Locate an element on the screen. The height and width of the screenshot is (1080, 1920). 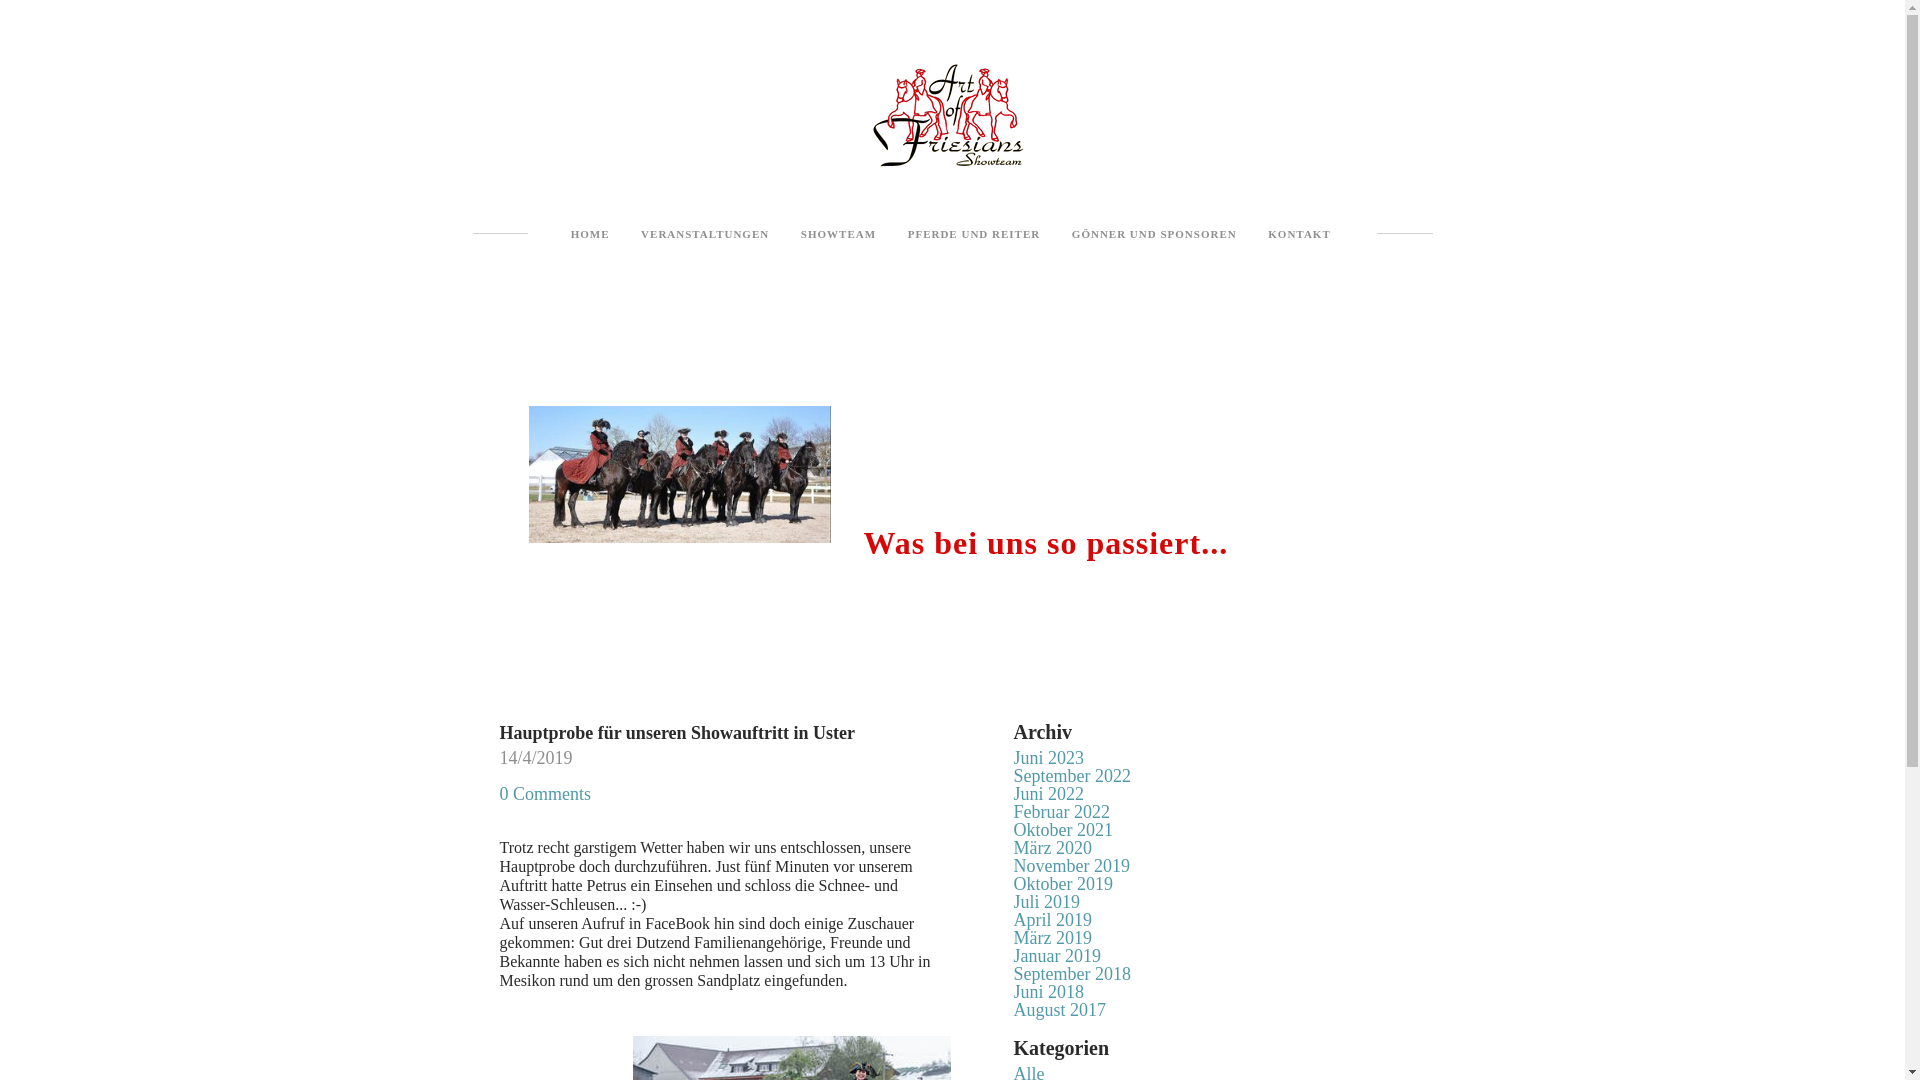
'SHOWTEAM' is located at coordinates (838, 233).